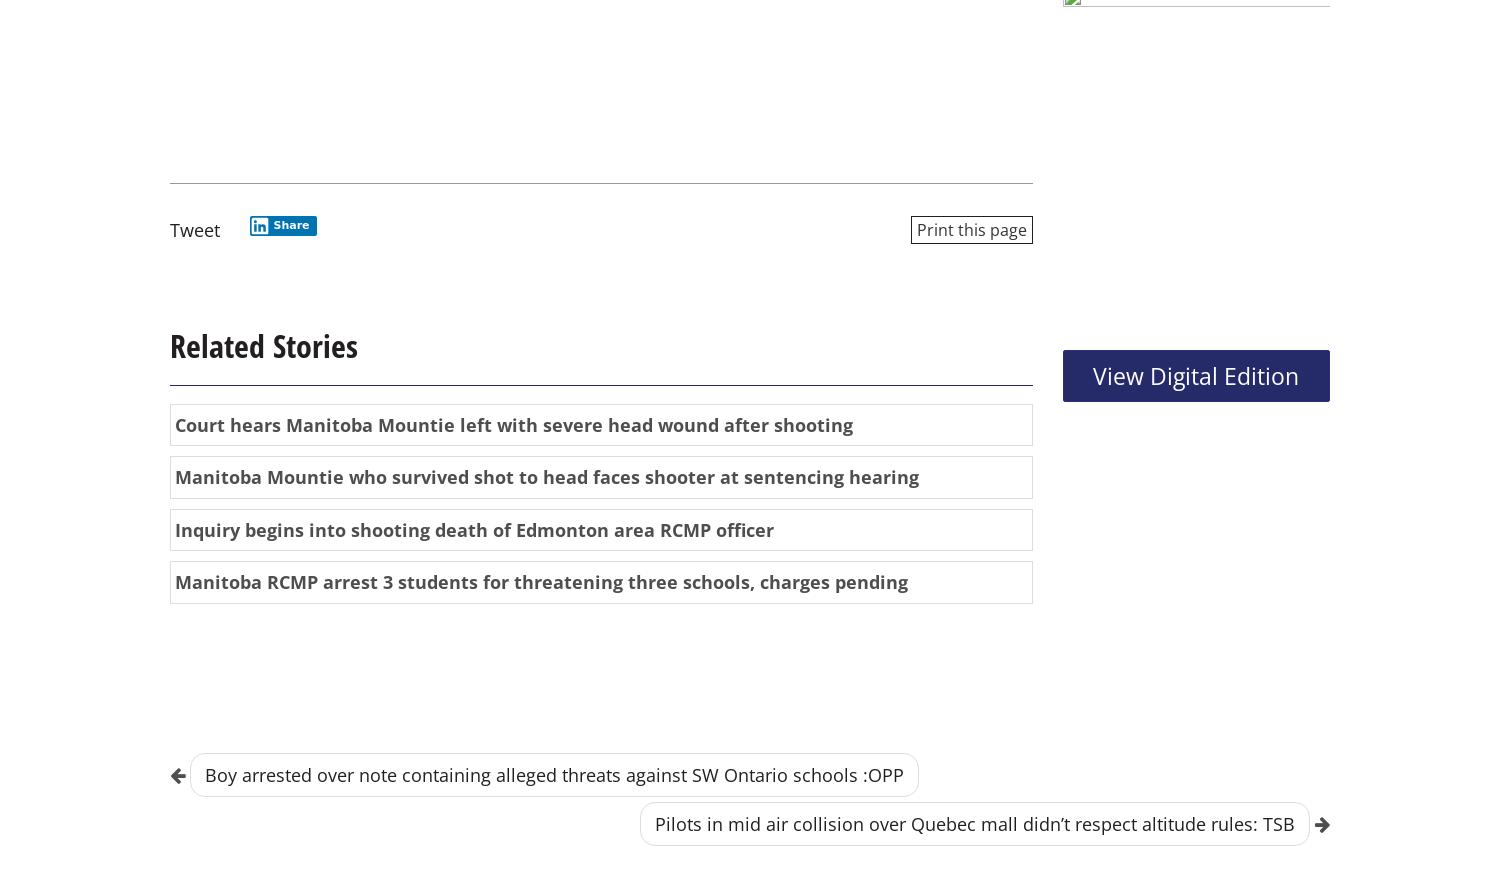 This screenshot has height=878, width=1500. What do you see at coordinates (974, 823) in the screenshot?
I see `'Pilots in mid air collision over Quebec mall didn’t respect altitude rules: TSB'` at bounding box center [974, 823].